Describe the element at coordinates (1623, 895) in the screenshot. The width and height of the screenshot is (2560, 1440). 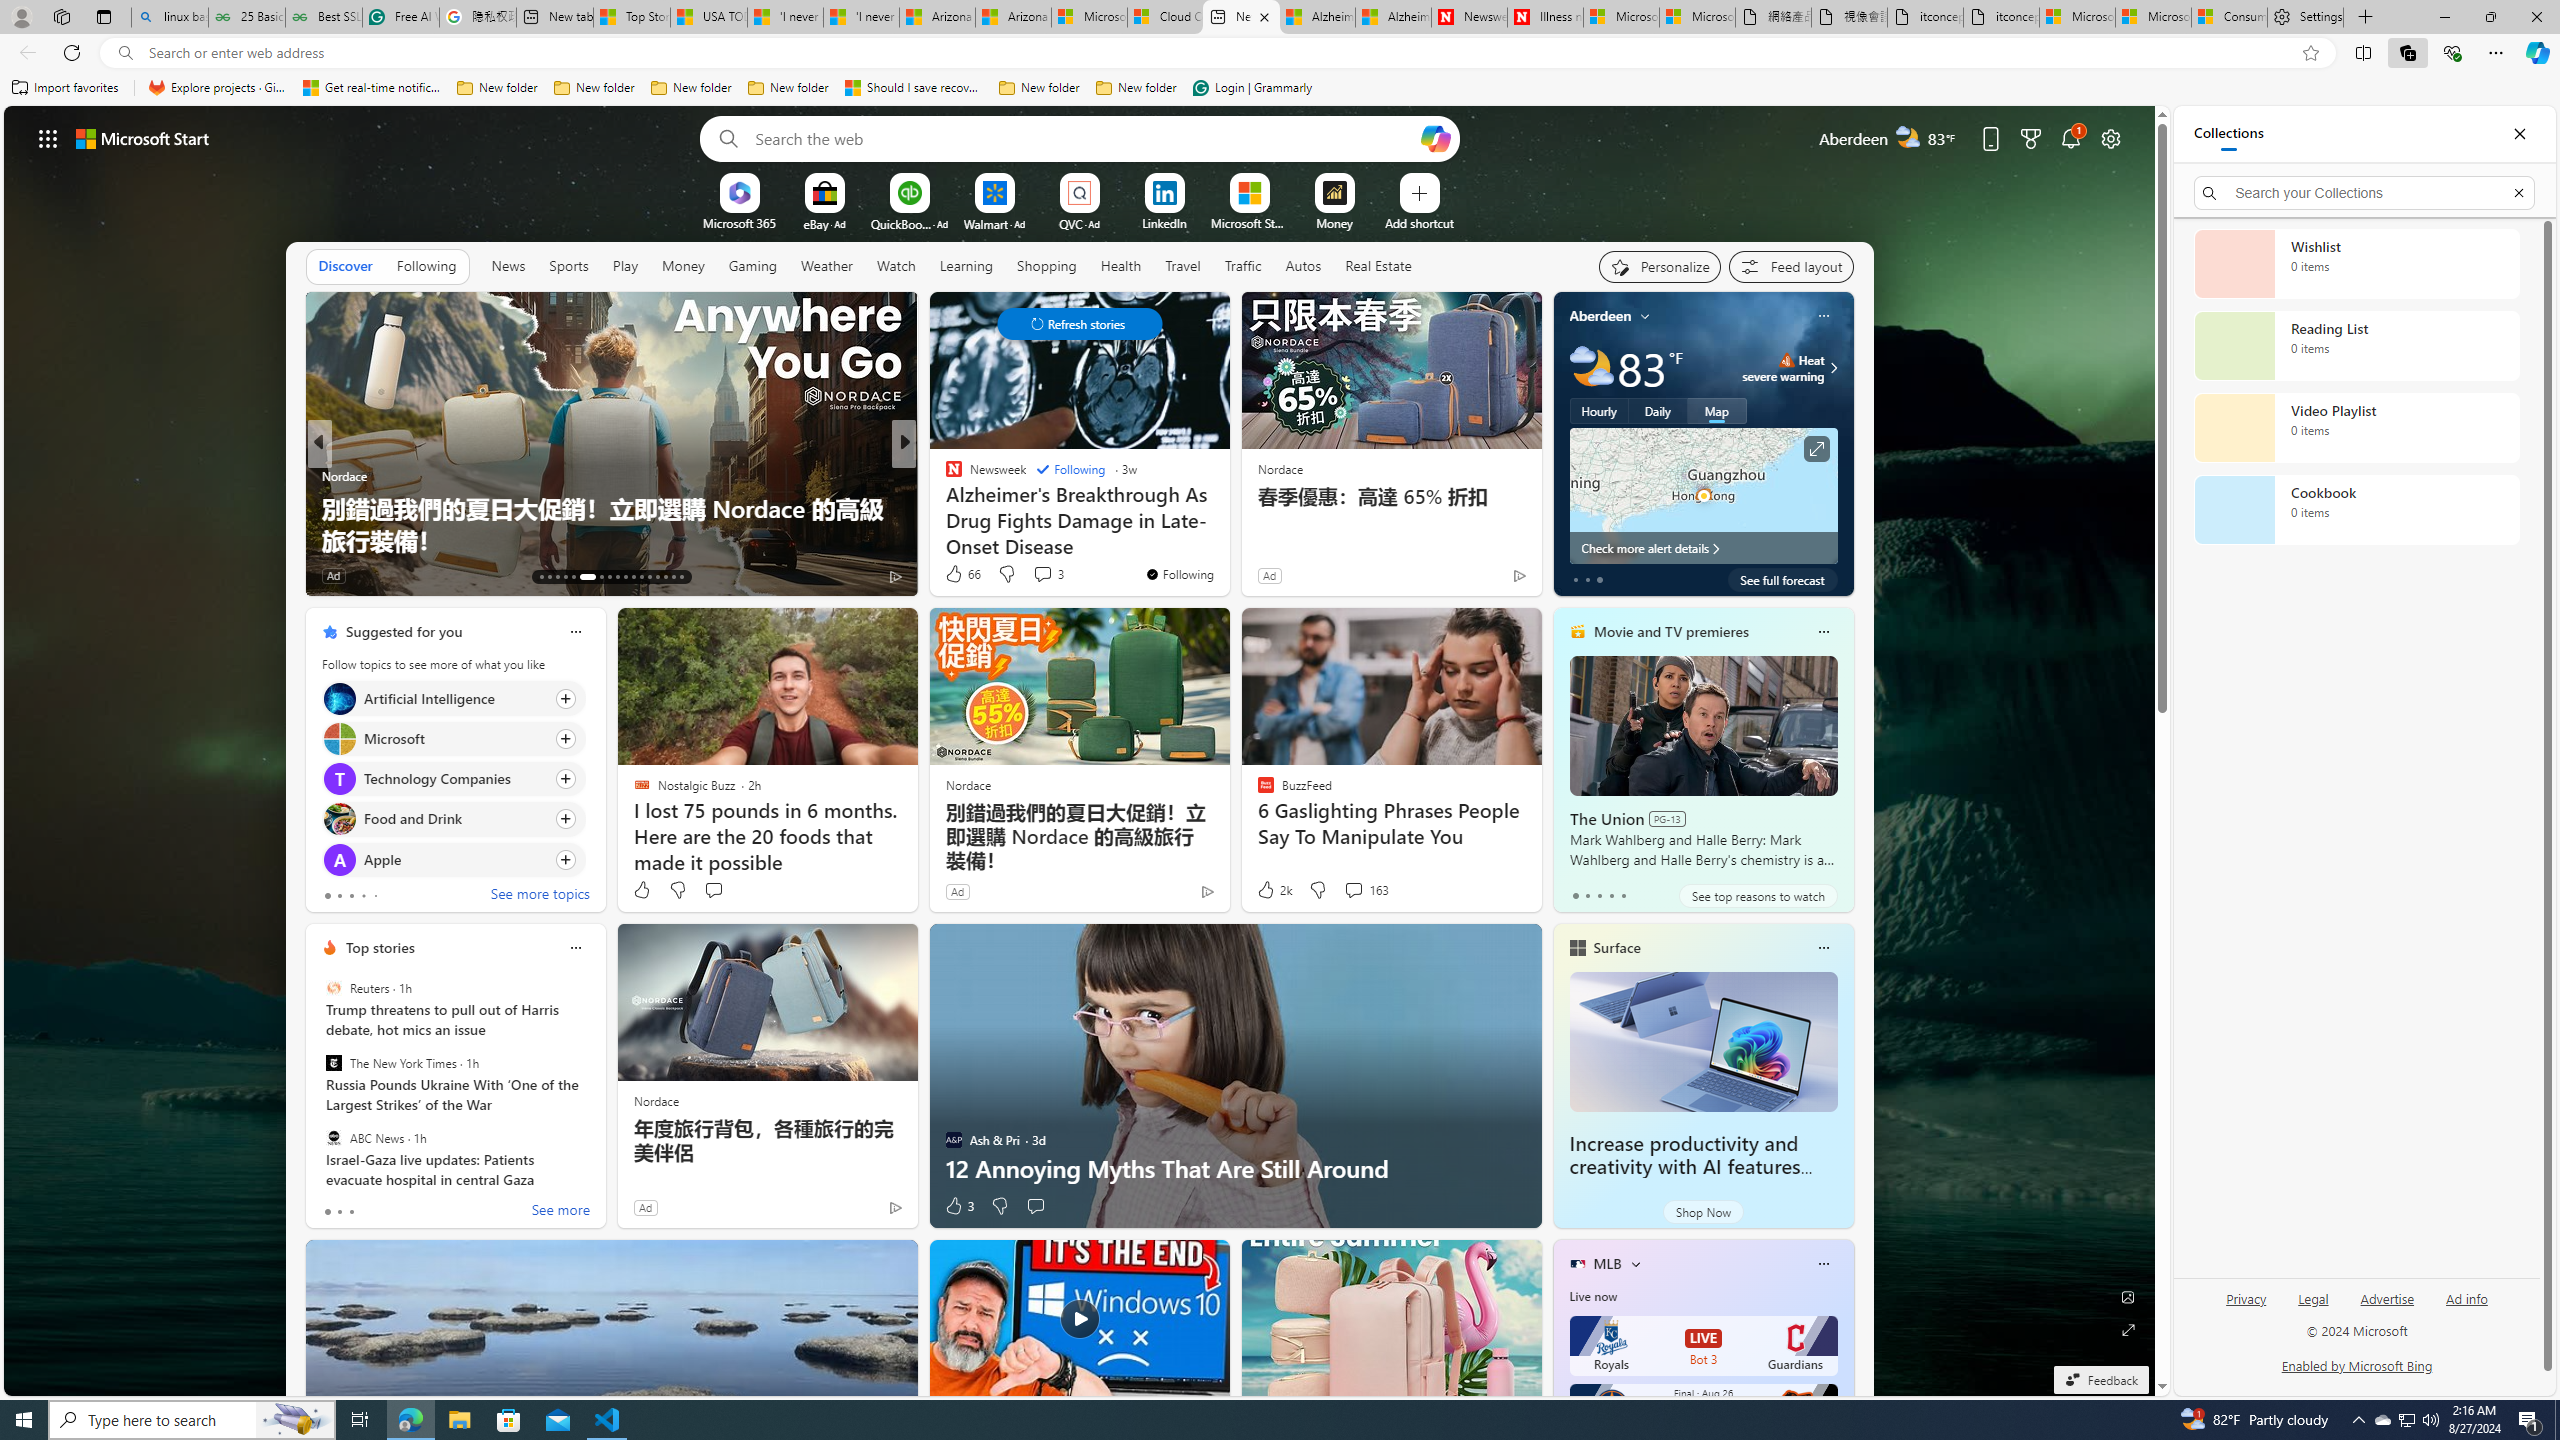
I see `'tab-4'` at that location.